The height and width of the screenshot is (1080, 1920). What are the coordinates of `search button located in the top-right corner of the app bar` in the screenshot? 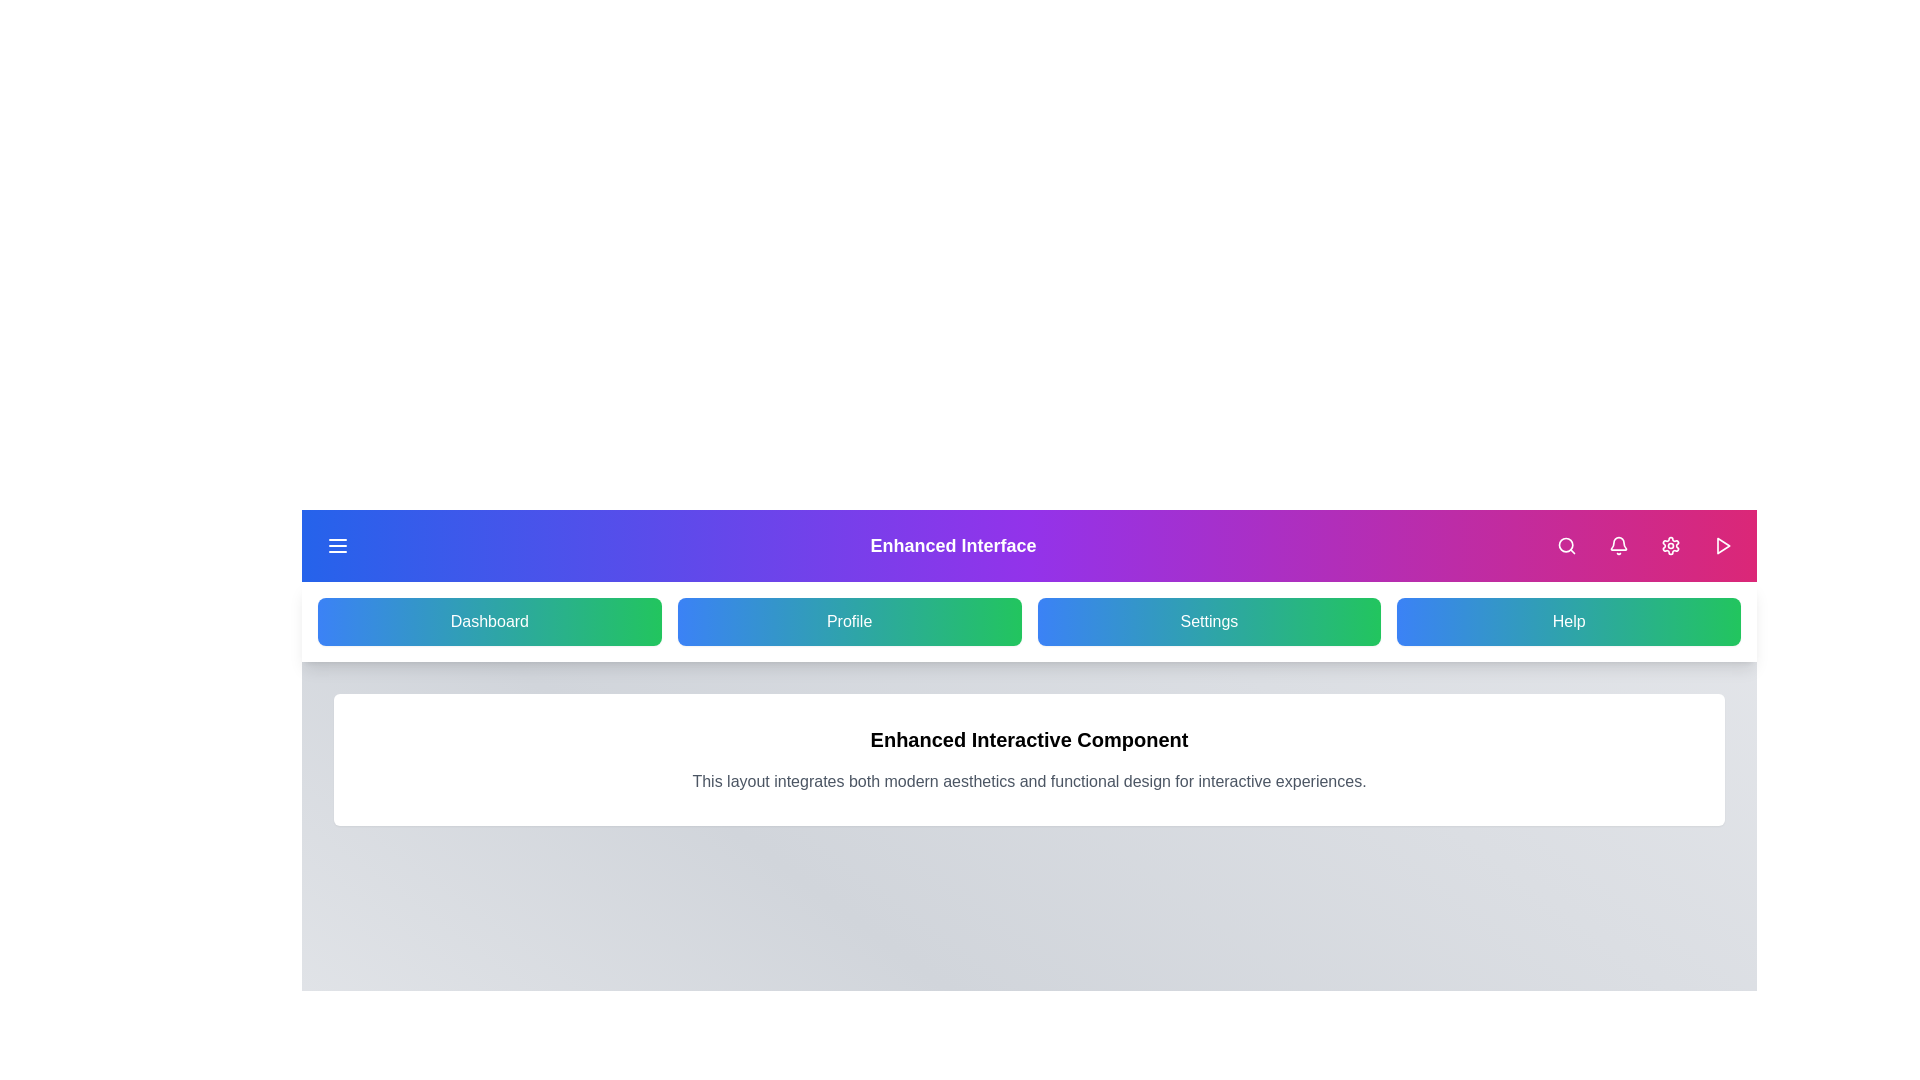 It's located at (1565, 546).